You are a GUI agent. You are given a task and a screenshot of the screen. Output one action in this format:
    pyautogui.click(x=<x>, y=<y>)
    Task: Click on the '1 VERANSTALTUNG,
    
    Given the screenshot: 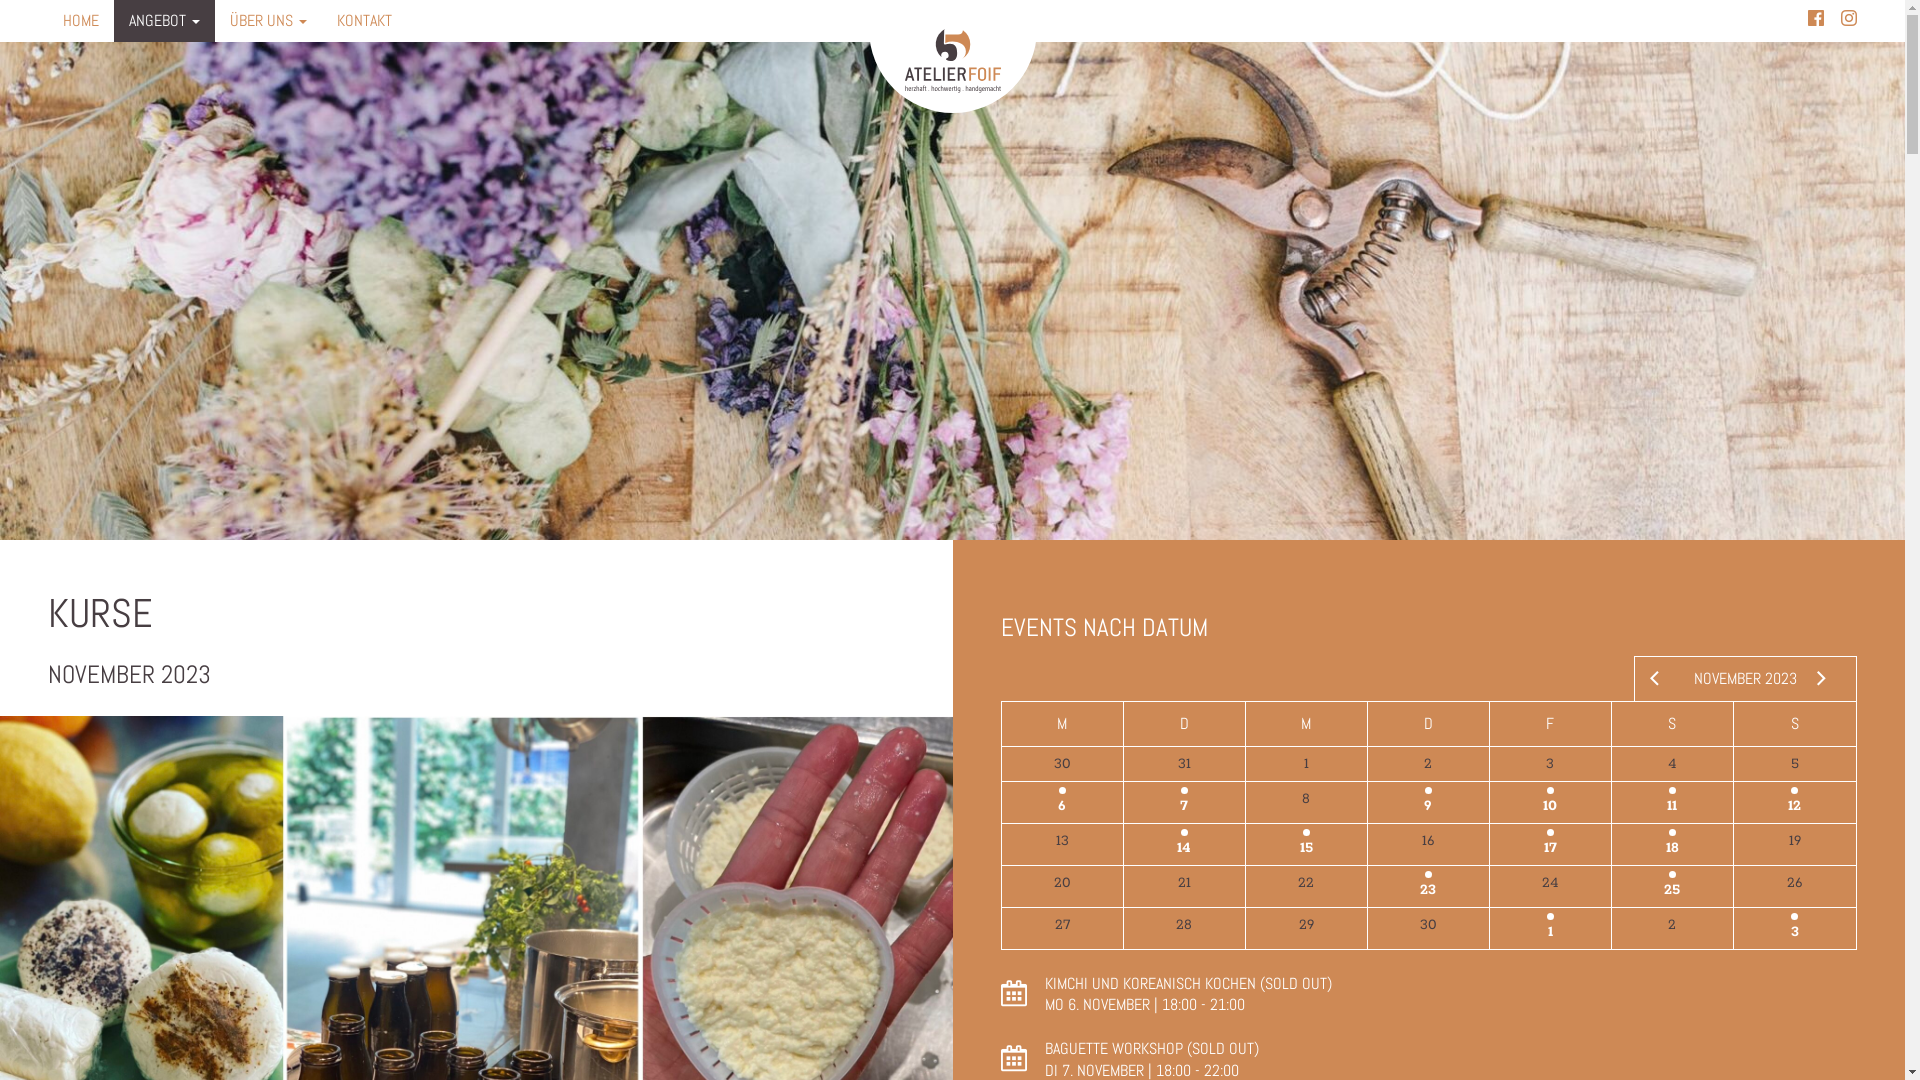 What is the action you would take?
    pyautogui.click(x=1549, y=844)
    